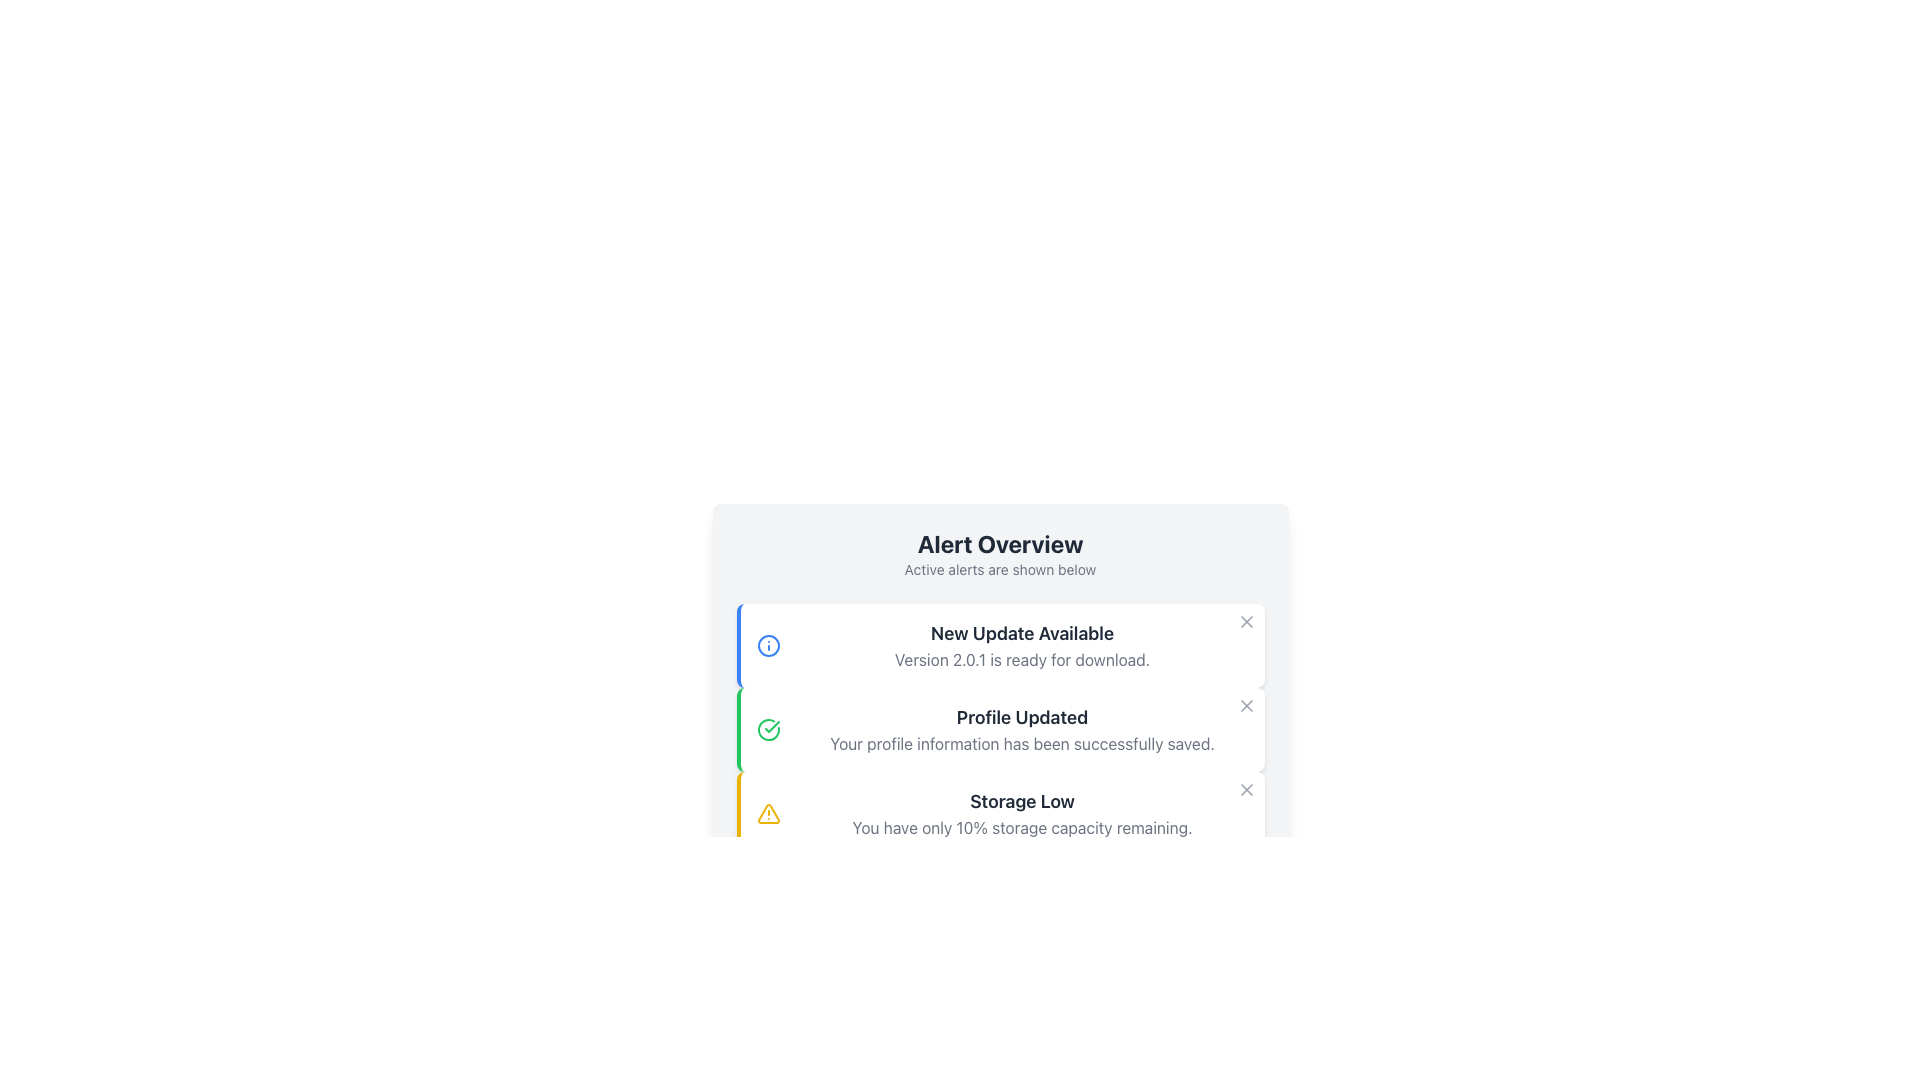  I want to click on text from the bold 'Profile Updated' label located in the notification card, which is prominently displayed above the supporting text, so click(1022, 716).